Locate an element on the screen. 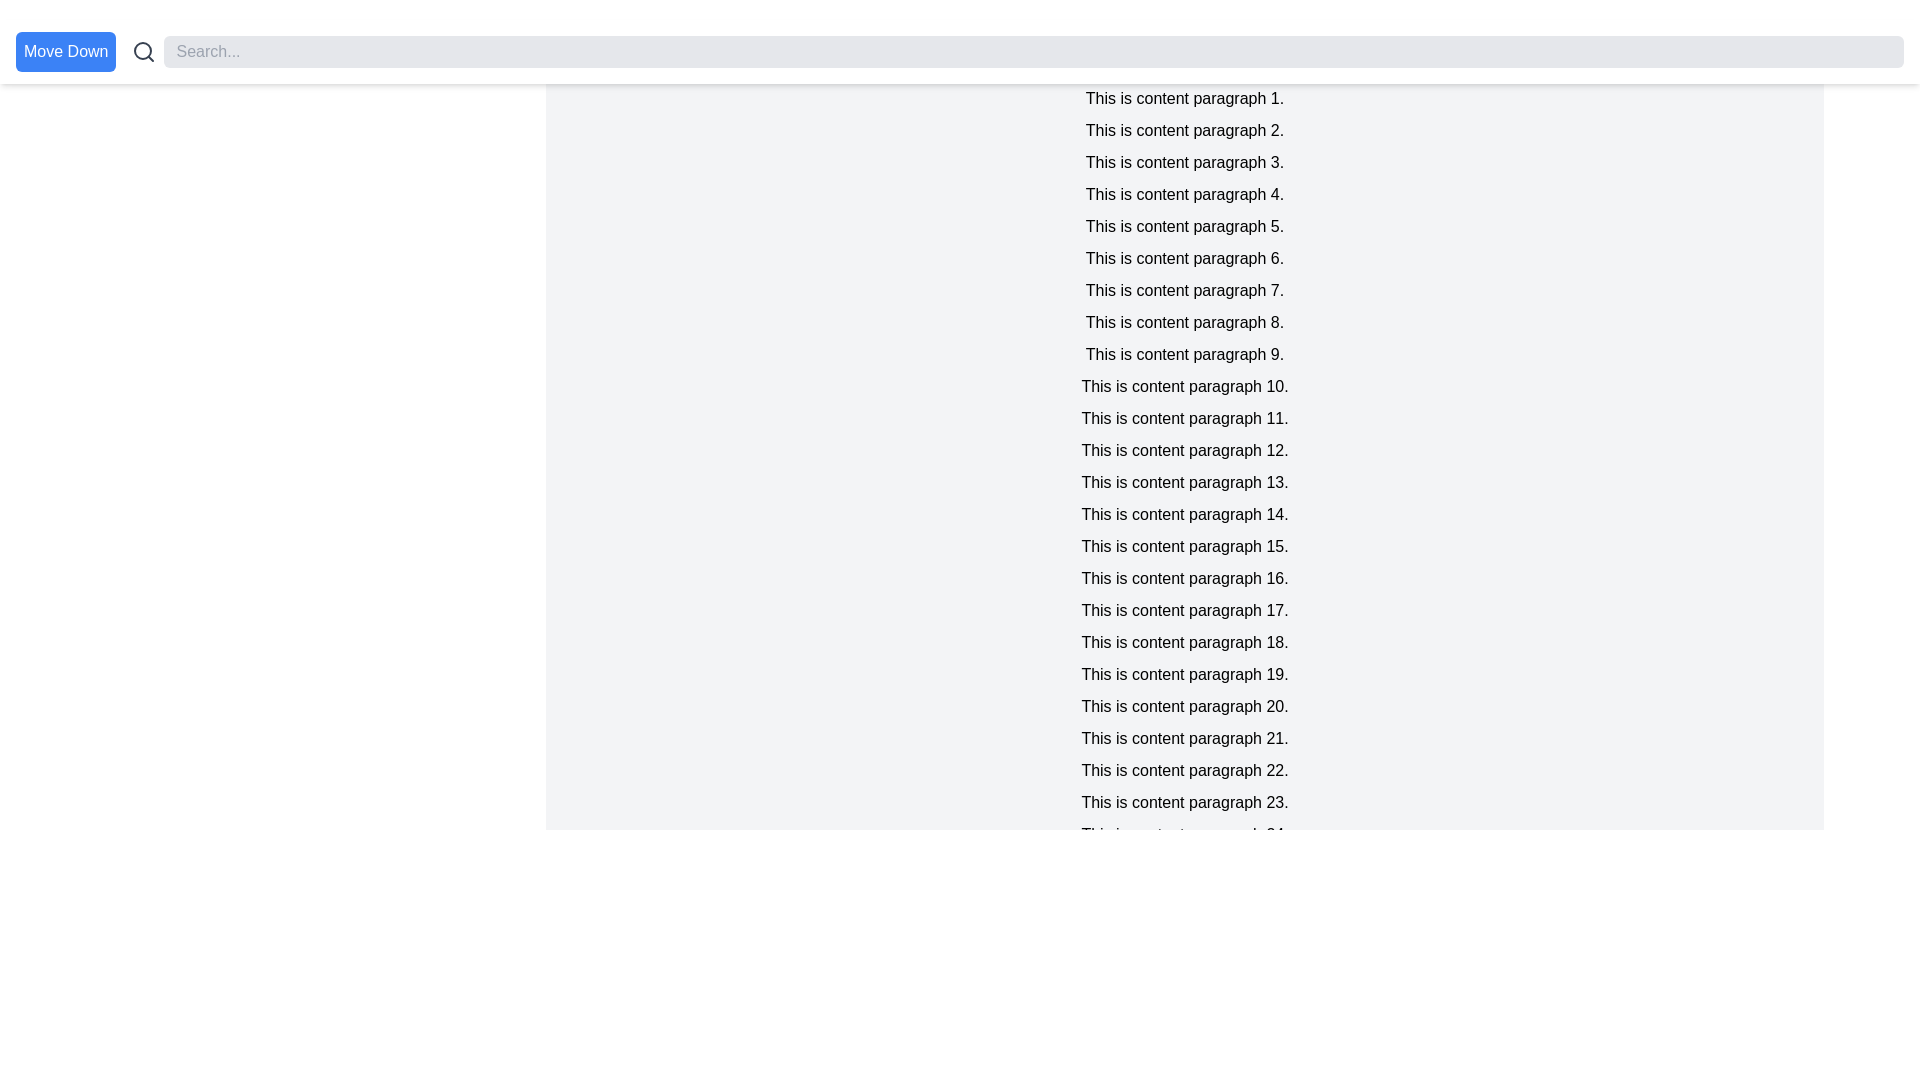 The image size is (1920, 1080). the text block containing 'This is content paragraph 22.' which is the 22nd item in a vertically aligned list of paragraphs is located at coordinates (1185, 770).